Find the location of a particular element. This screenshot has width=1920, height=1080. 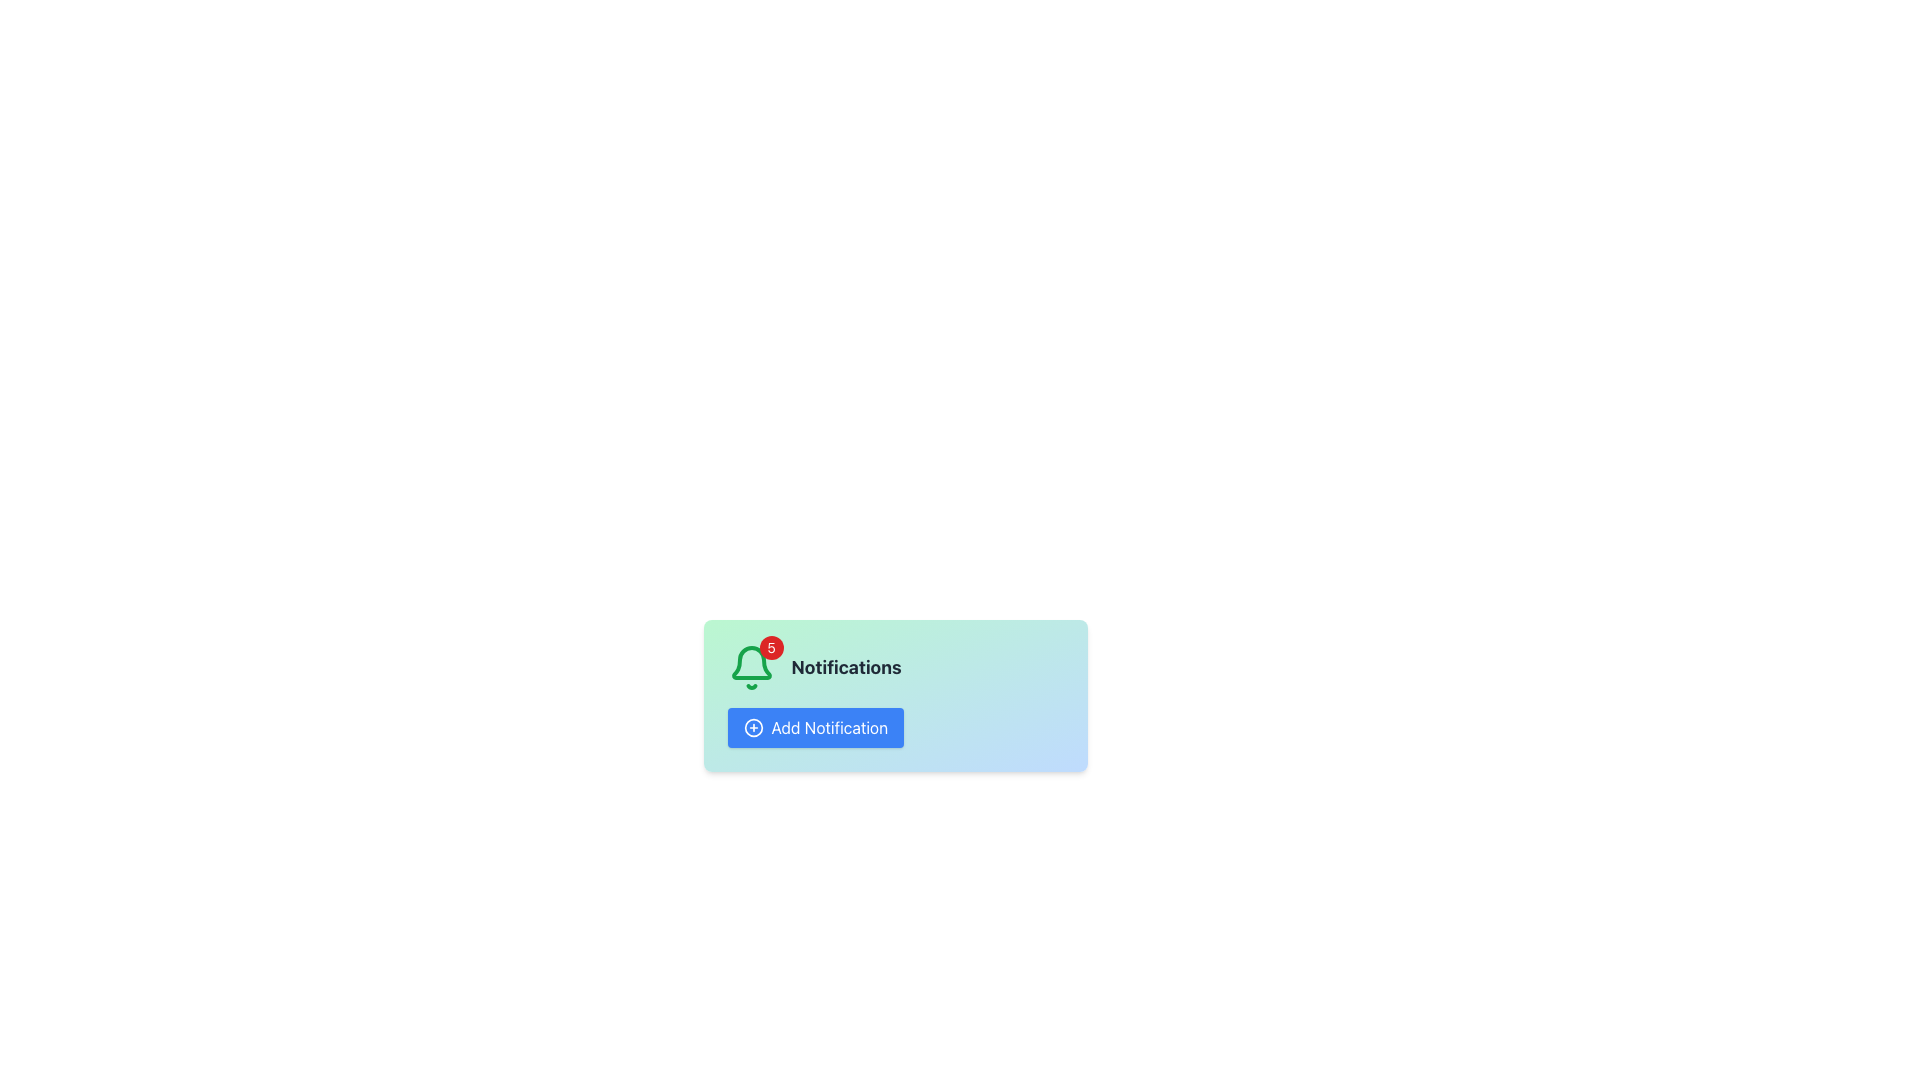

displayed number '5' from the small circular badge with a bright red background located at the top-right corner of the green notification bell icon is located at coordinates (770, 648).